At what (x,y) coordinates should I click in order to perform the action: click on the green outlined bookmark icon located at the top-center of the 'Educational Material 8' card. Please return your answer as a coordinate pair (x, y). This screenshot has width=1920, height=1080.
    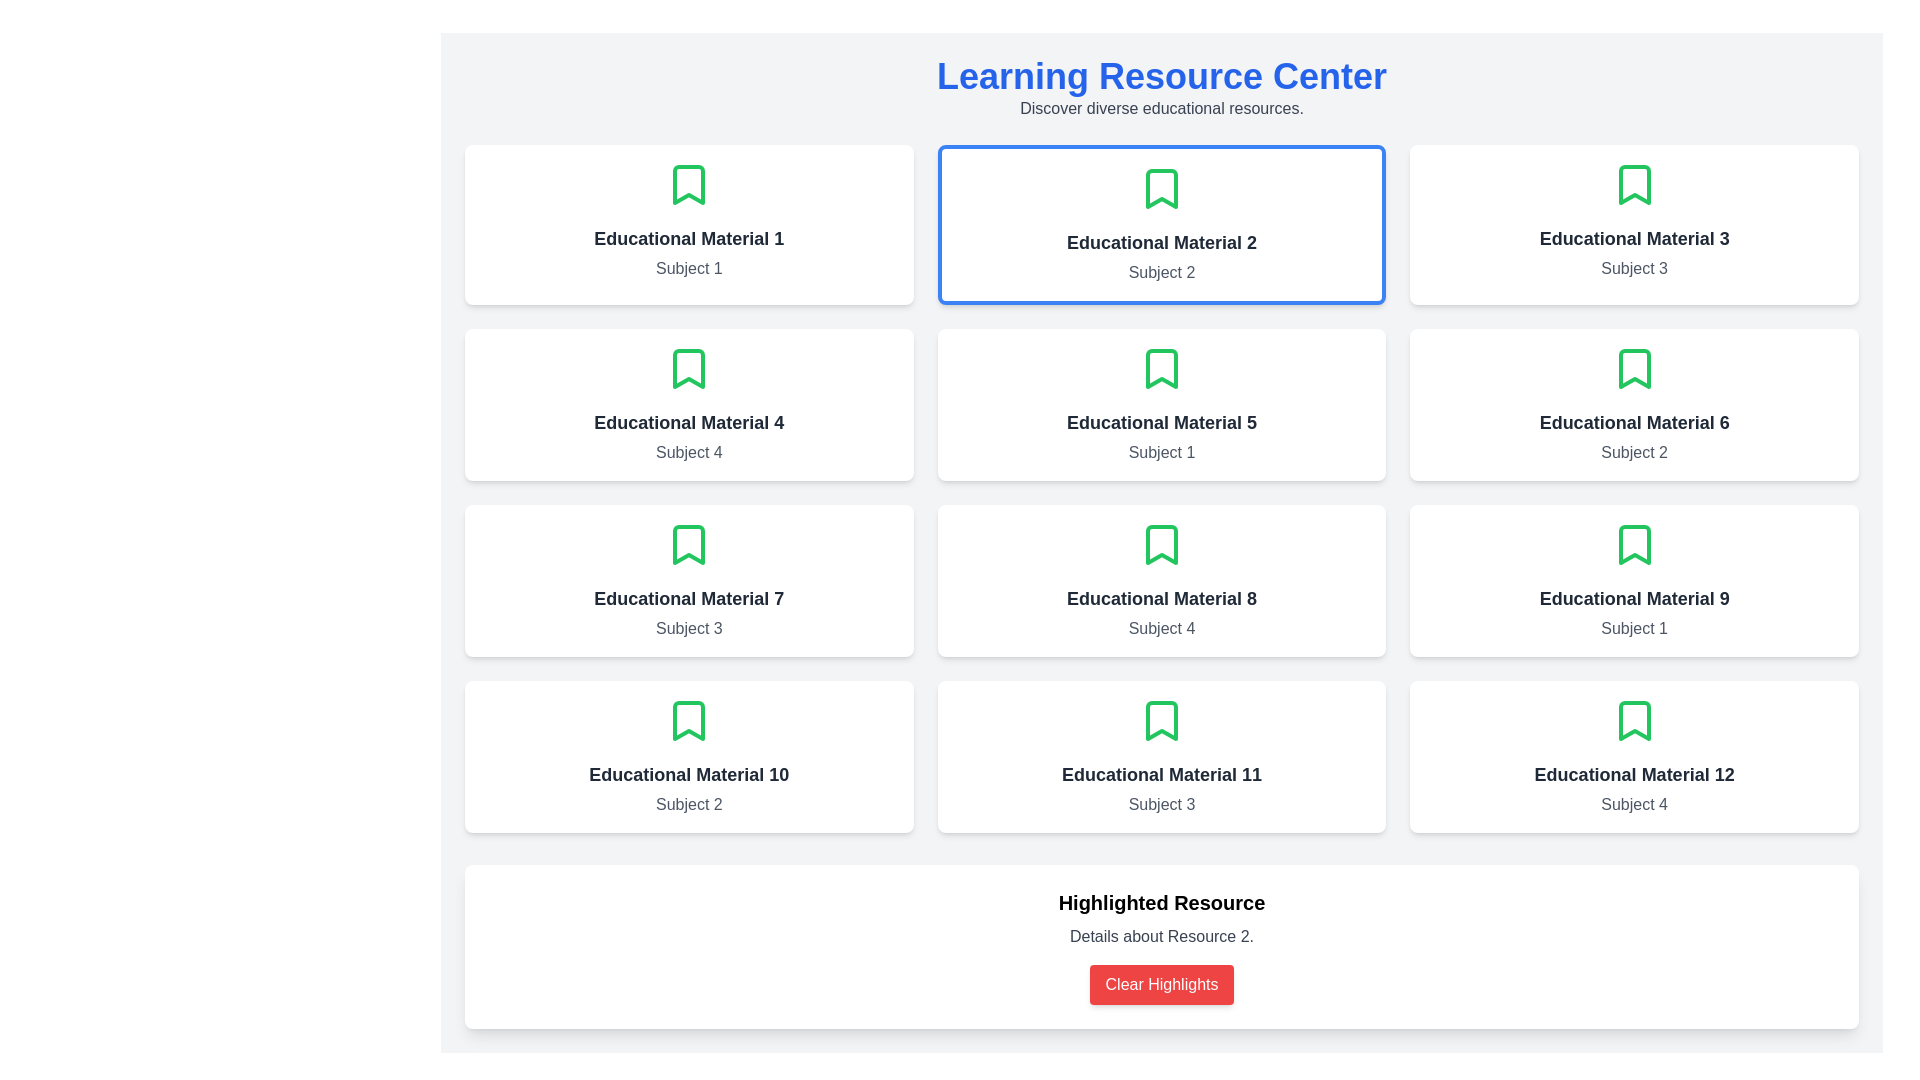
    Looking at the image, I should click on (1161, 544).